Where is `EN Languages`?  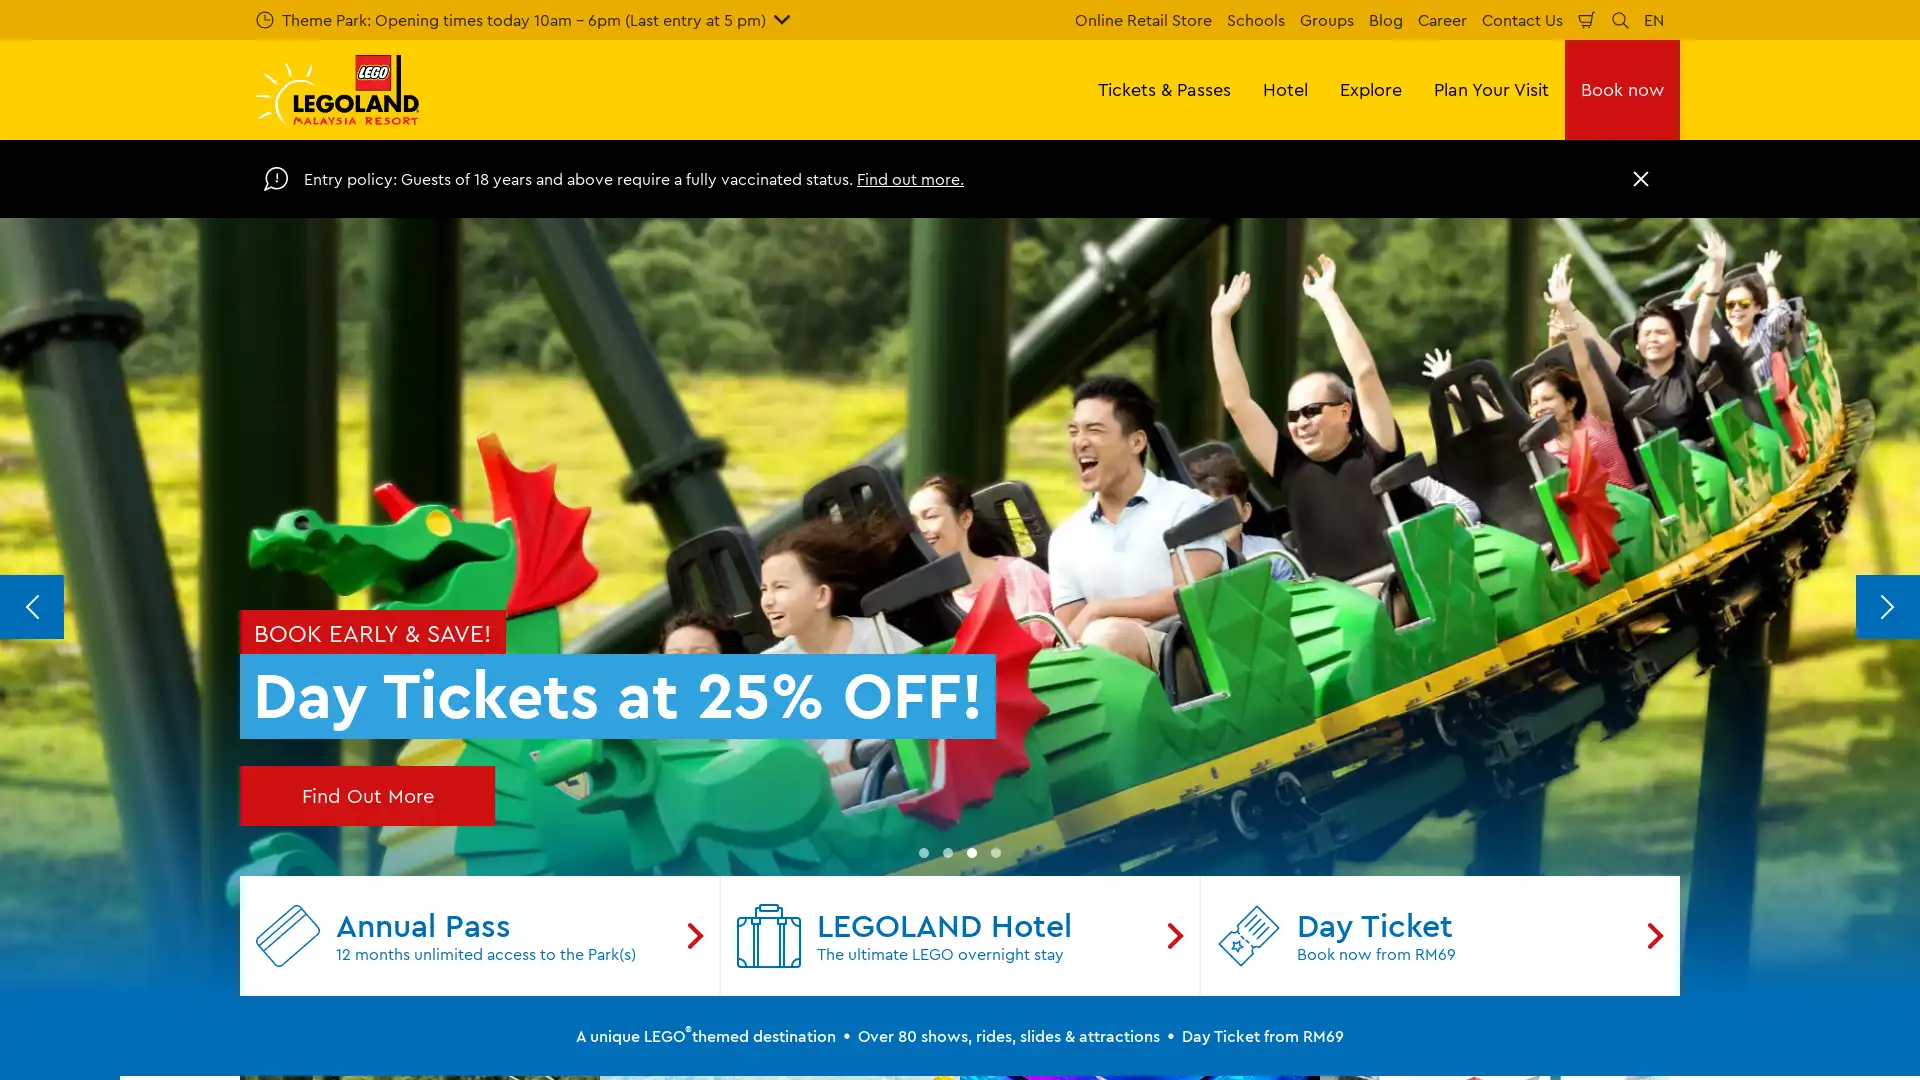 EN Languages is located at coordinates (1654, 19).